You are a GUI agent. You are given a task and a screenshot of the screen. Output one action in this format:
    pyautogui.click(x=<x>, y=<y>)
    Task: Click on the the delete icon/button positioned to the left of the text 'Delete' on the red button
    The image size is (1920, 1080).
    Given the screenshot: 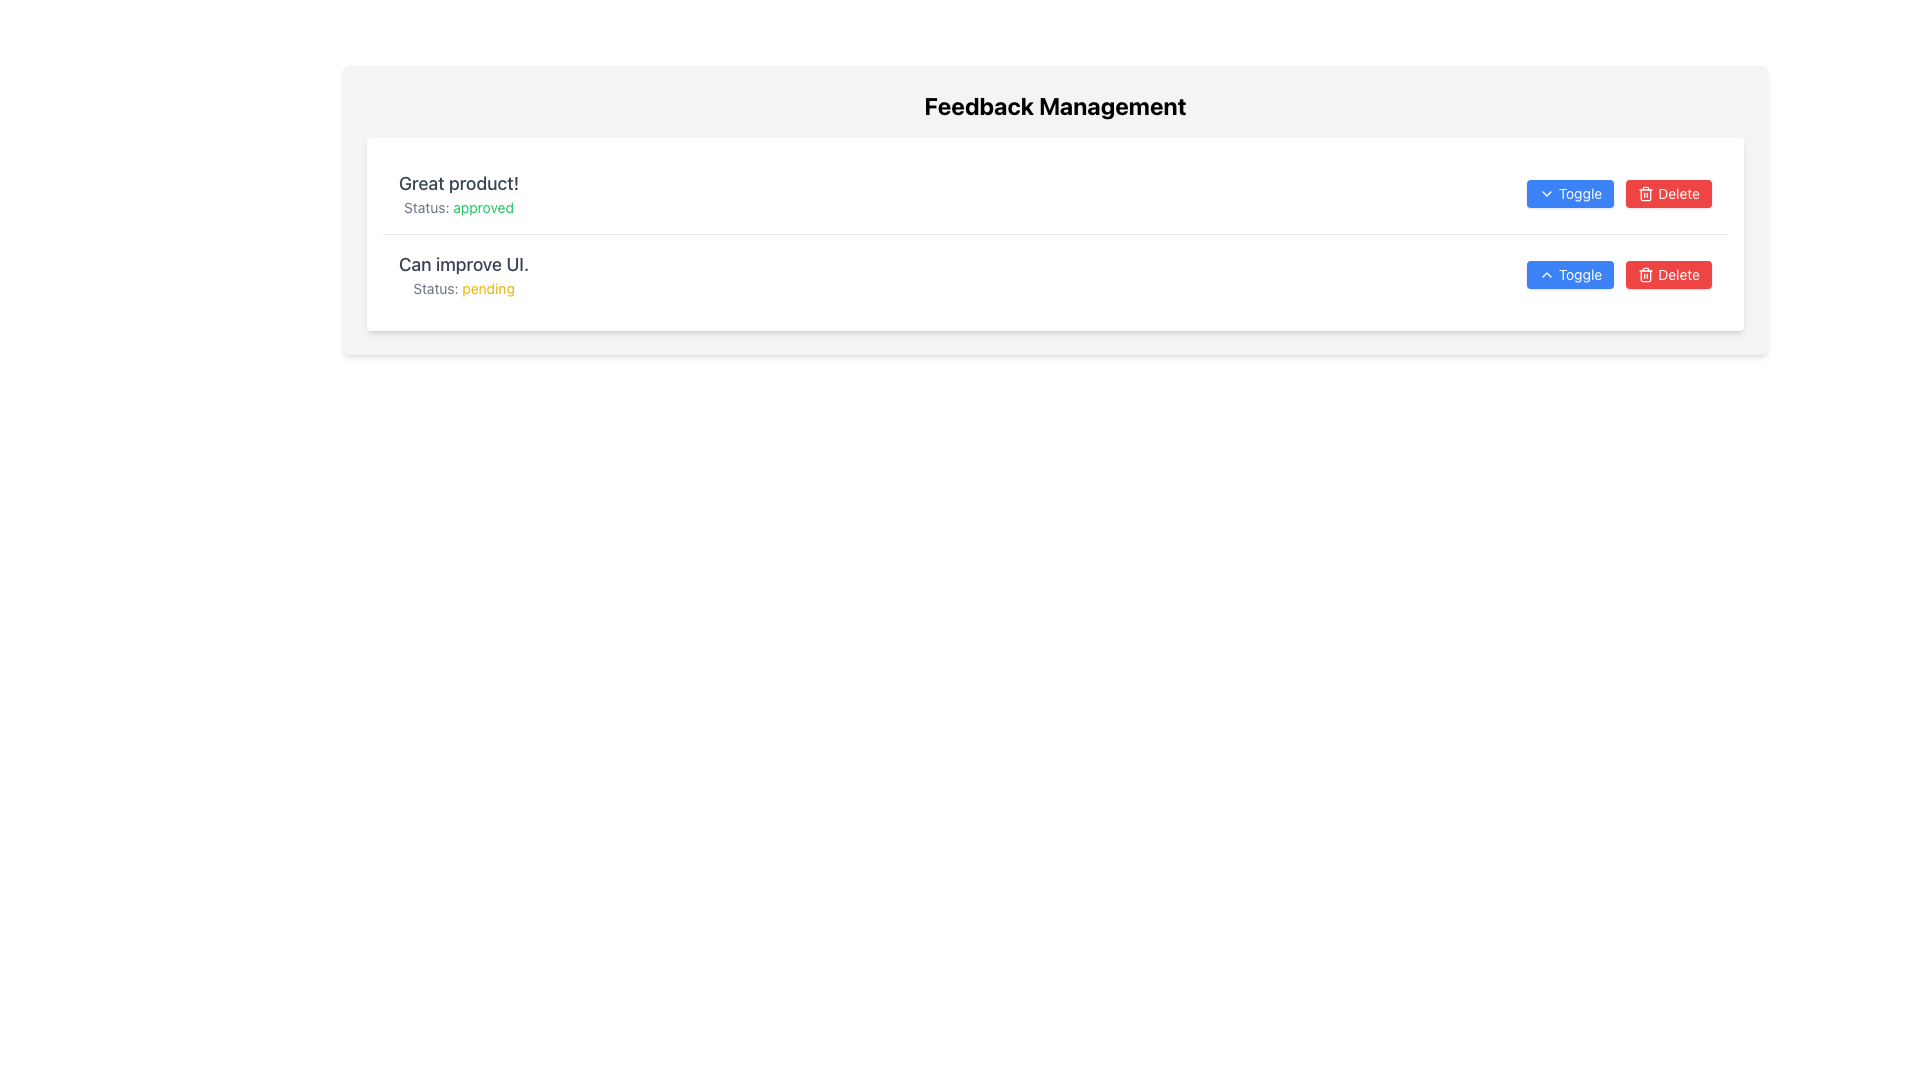 What is the action you would take?
    pyautogui.click(x=1646, y=274)
    